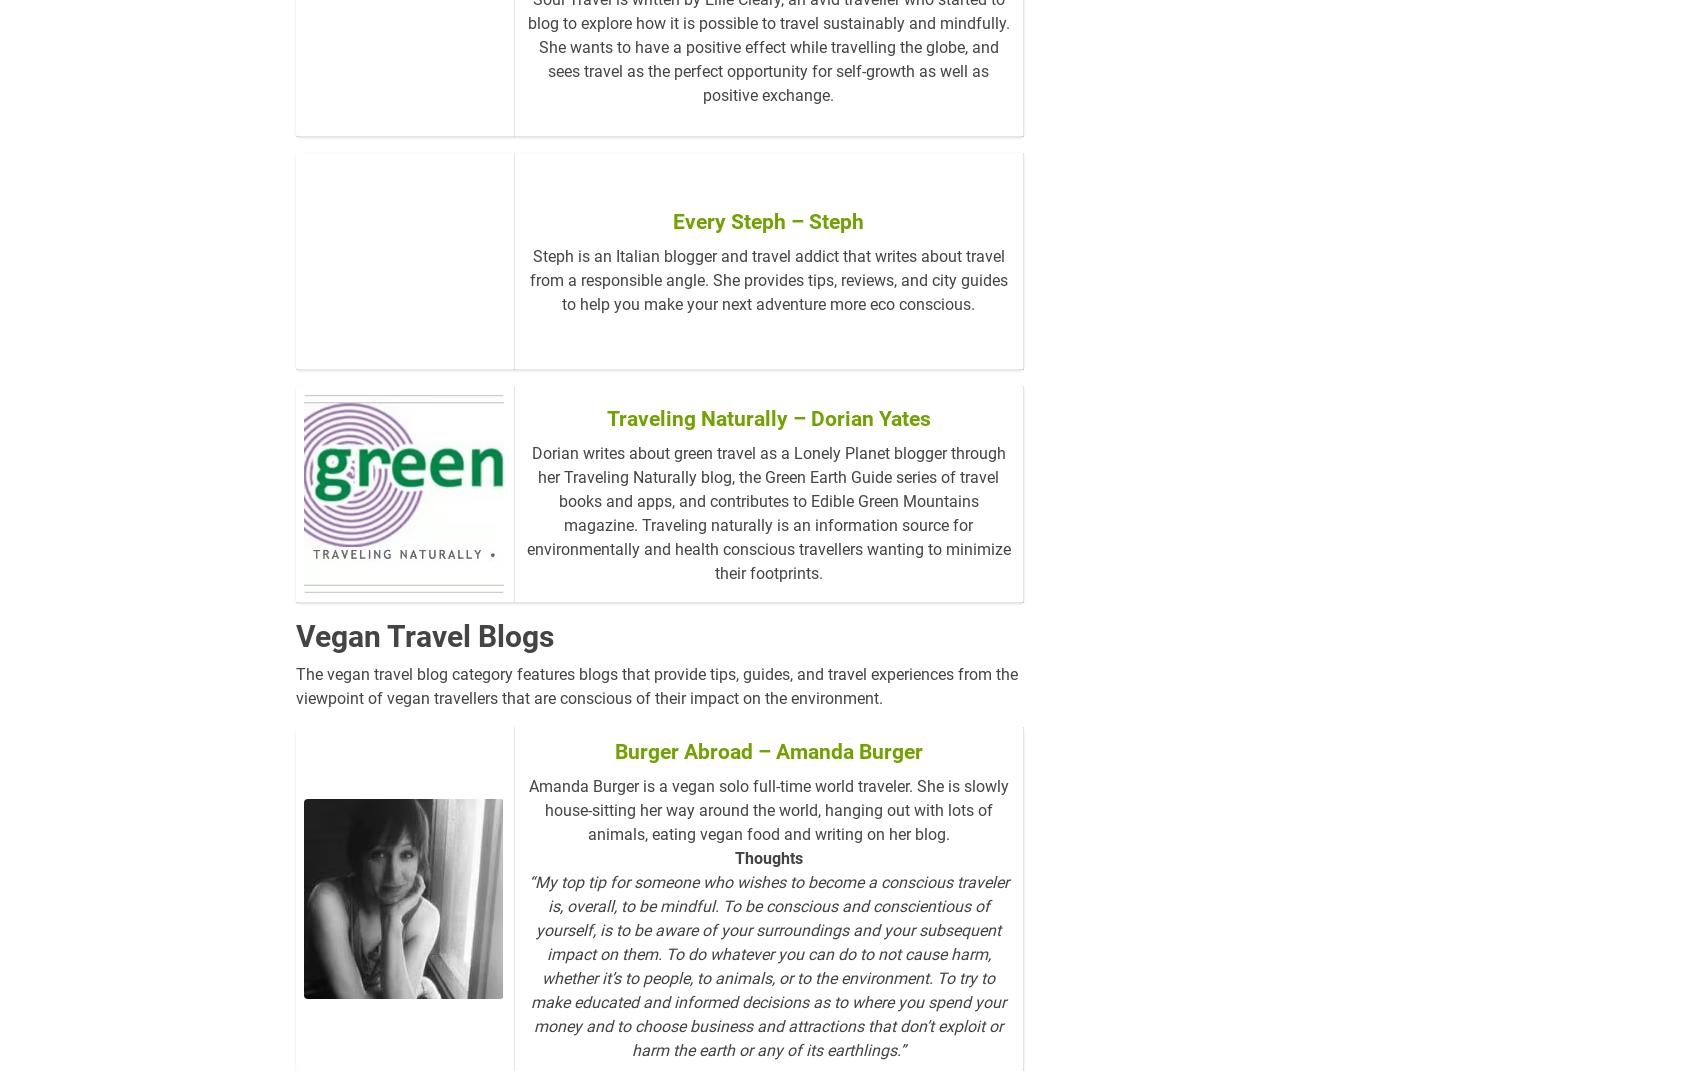 This screenshot has width=1700, height=1071. What do you see at coordinates (767, 450) in the screenshot?
I see `'Traveling Naturally – Dorian Yates'` at bounding box center [767, 450].